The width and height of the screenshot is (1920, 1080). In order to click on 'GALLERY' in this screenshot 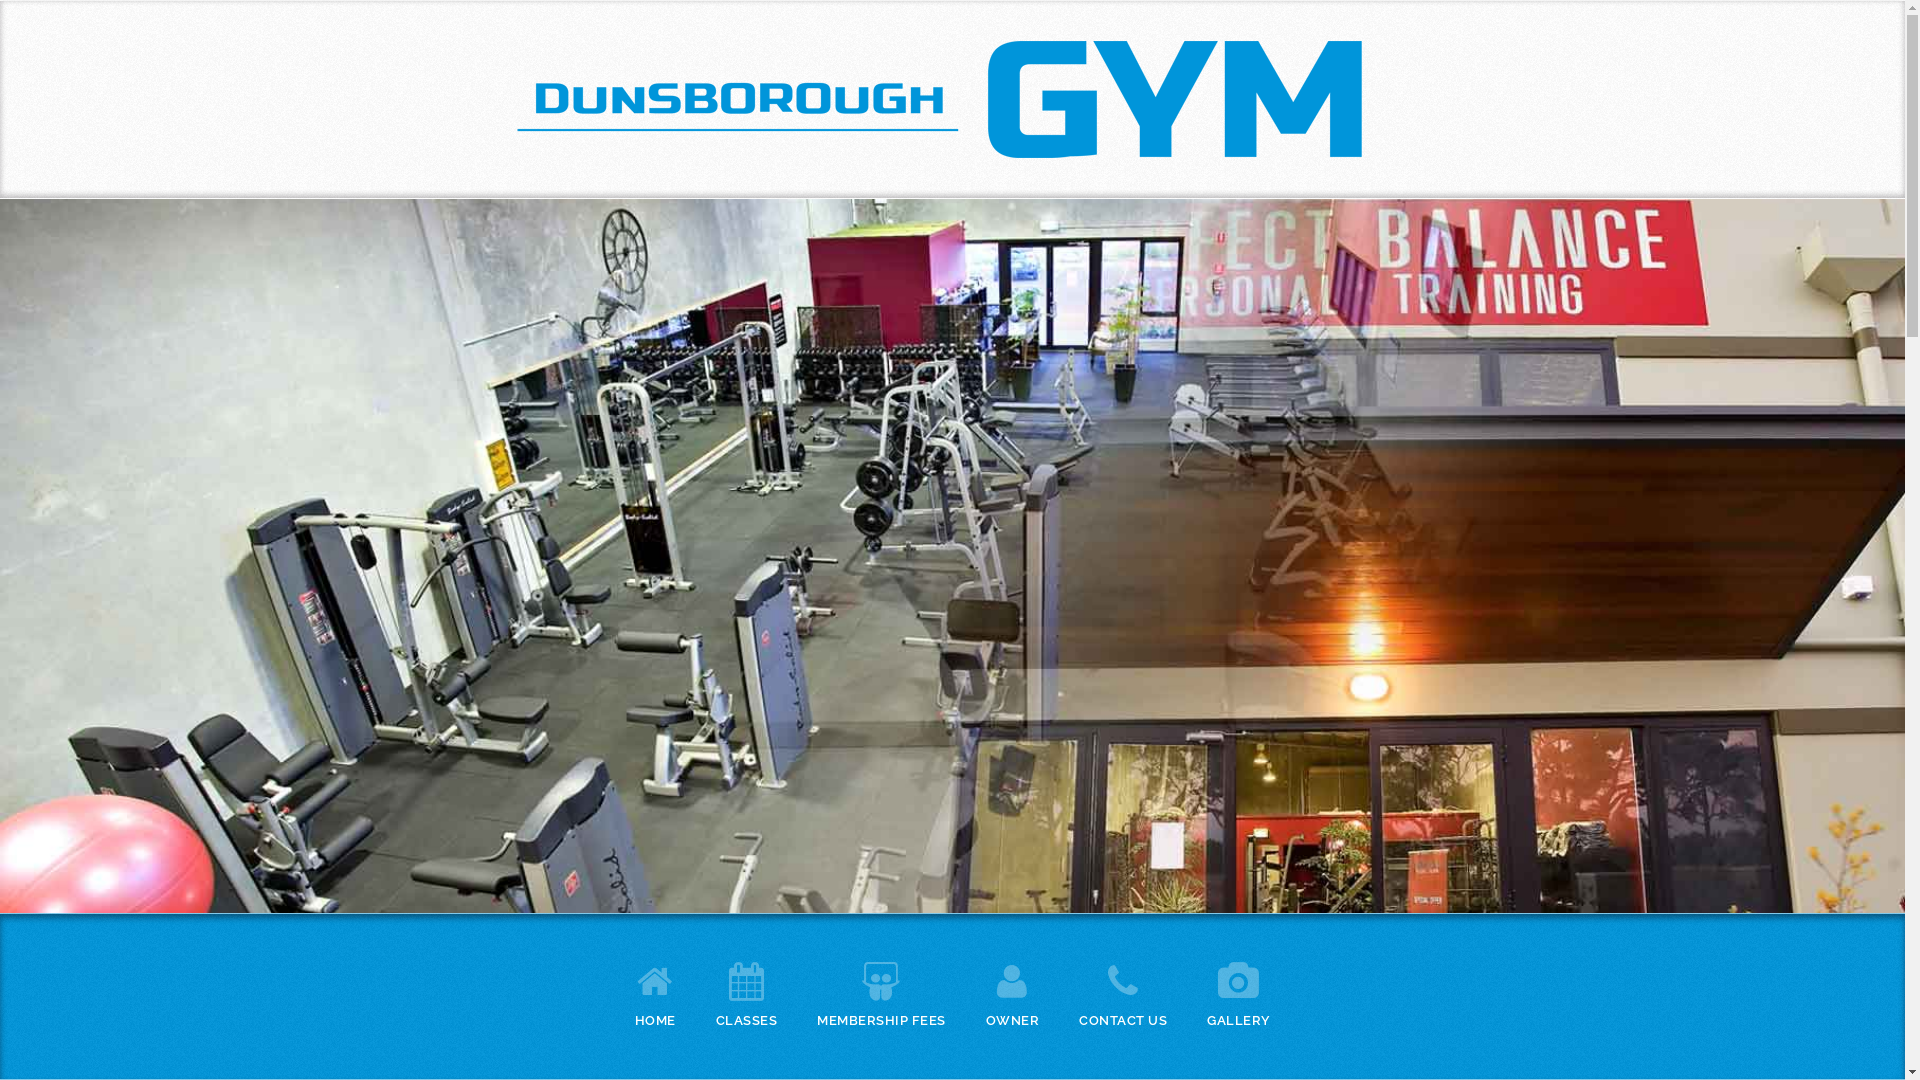, I will do `click(1237, 991)`.